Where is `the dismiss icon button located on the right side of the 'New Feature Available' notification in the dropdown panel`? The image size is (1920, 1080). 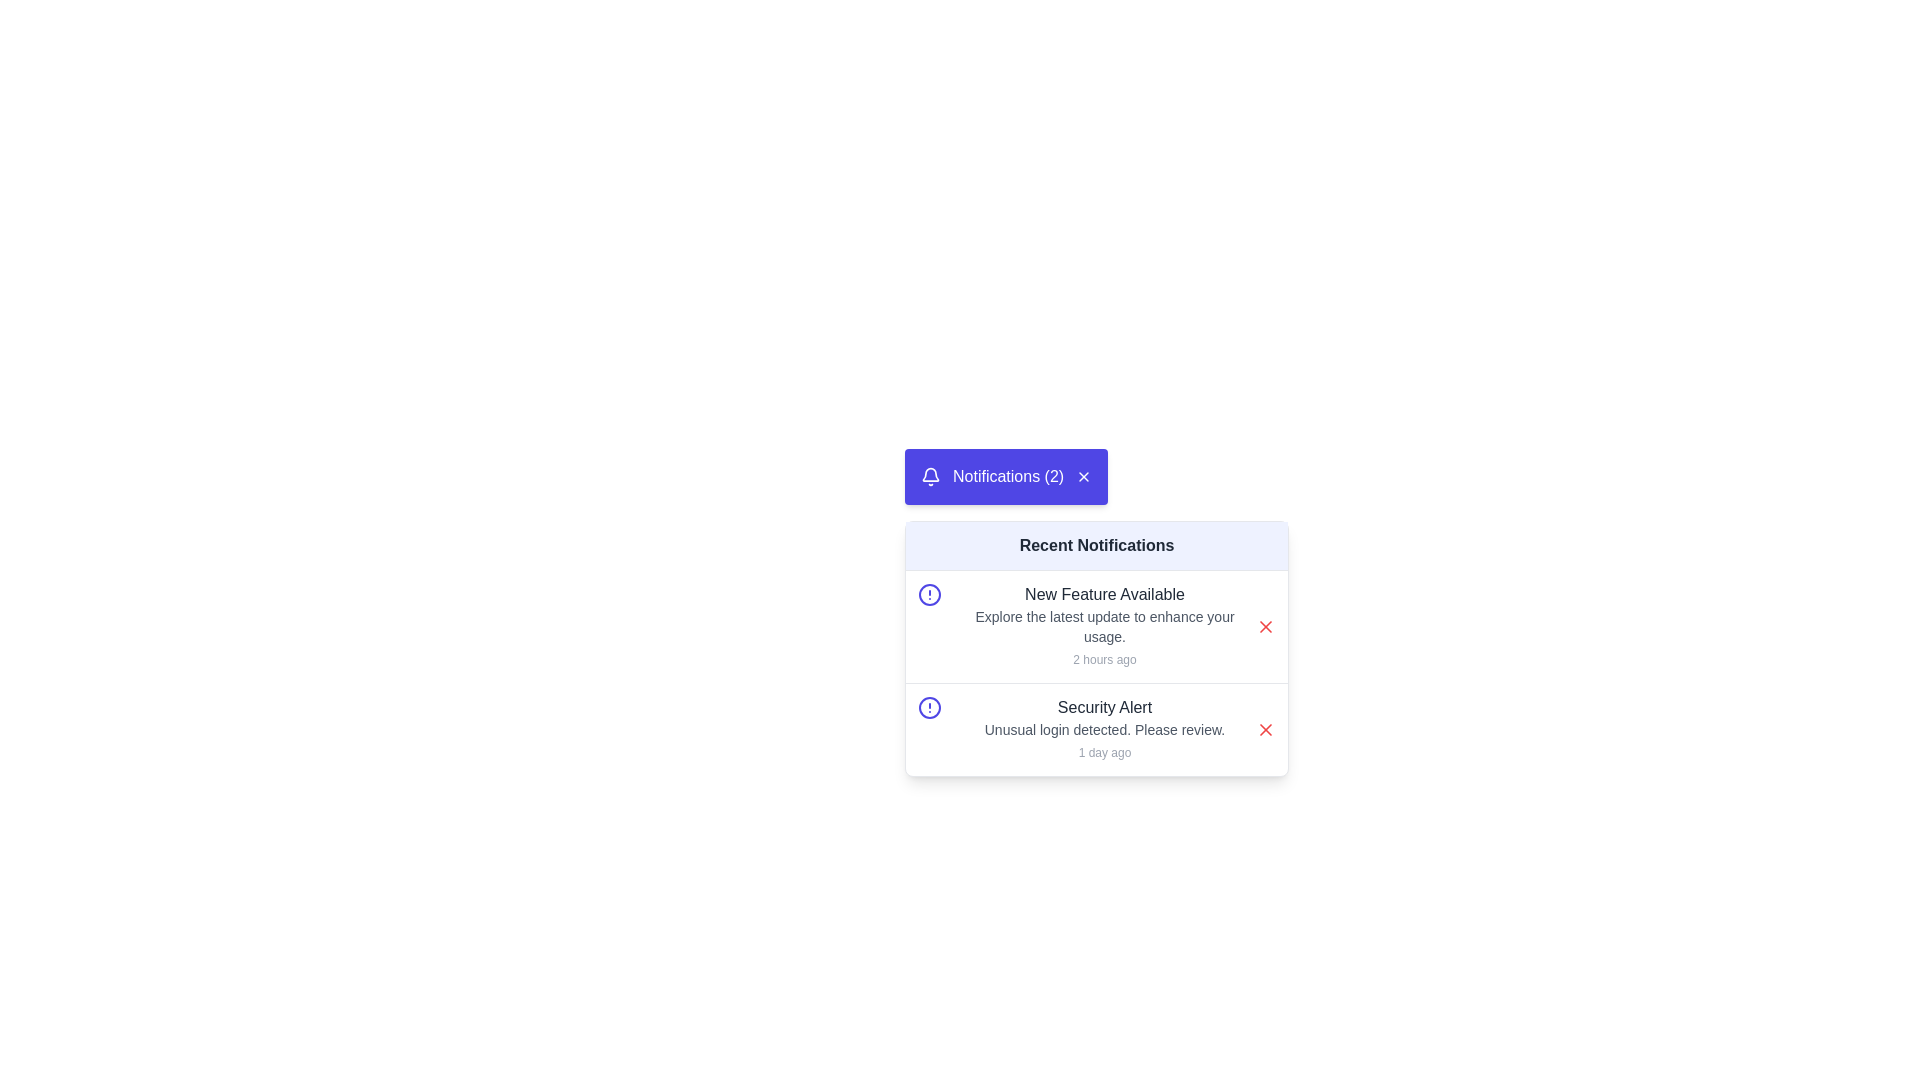 the dismiss icon button located on the right side of the 'New Feature Available' notification in the dropdown panel is located at coordinates (1265, 626).